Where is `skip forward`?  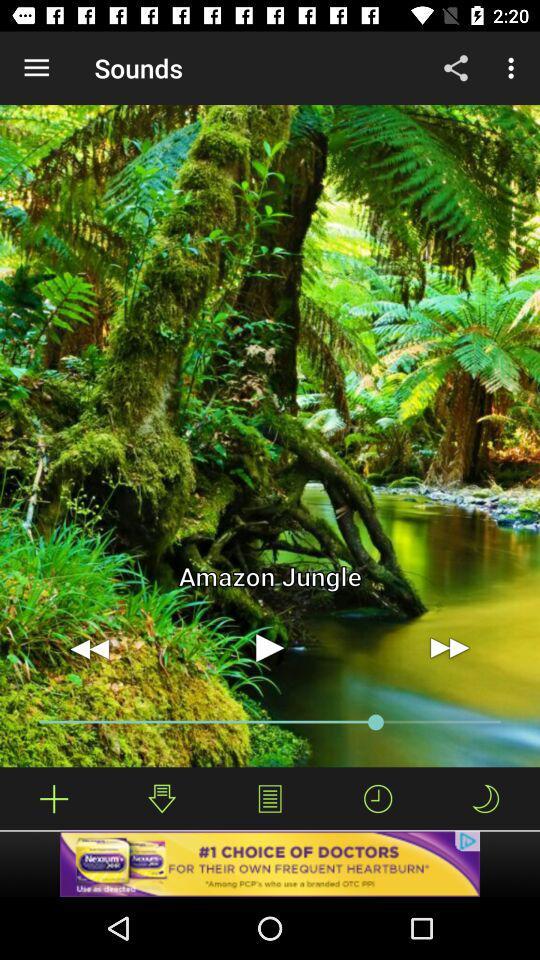
skip forward is located at coordinates (449, 647).